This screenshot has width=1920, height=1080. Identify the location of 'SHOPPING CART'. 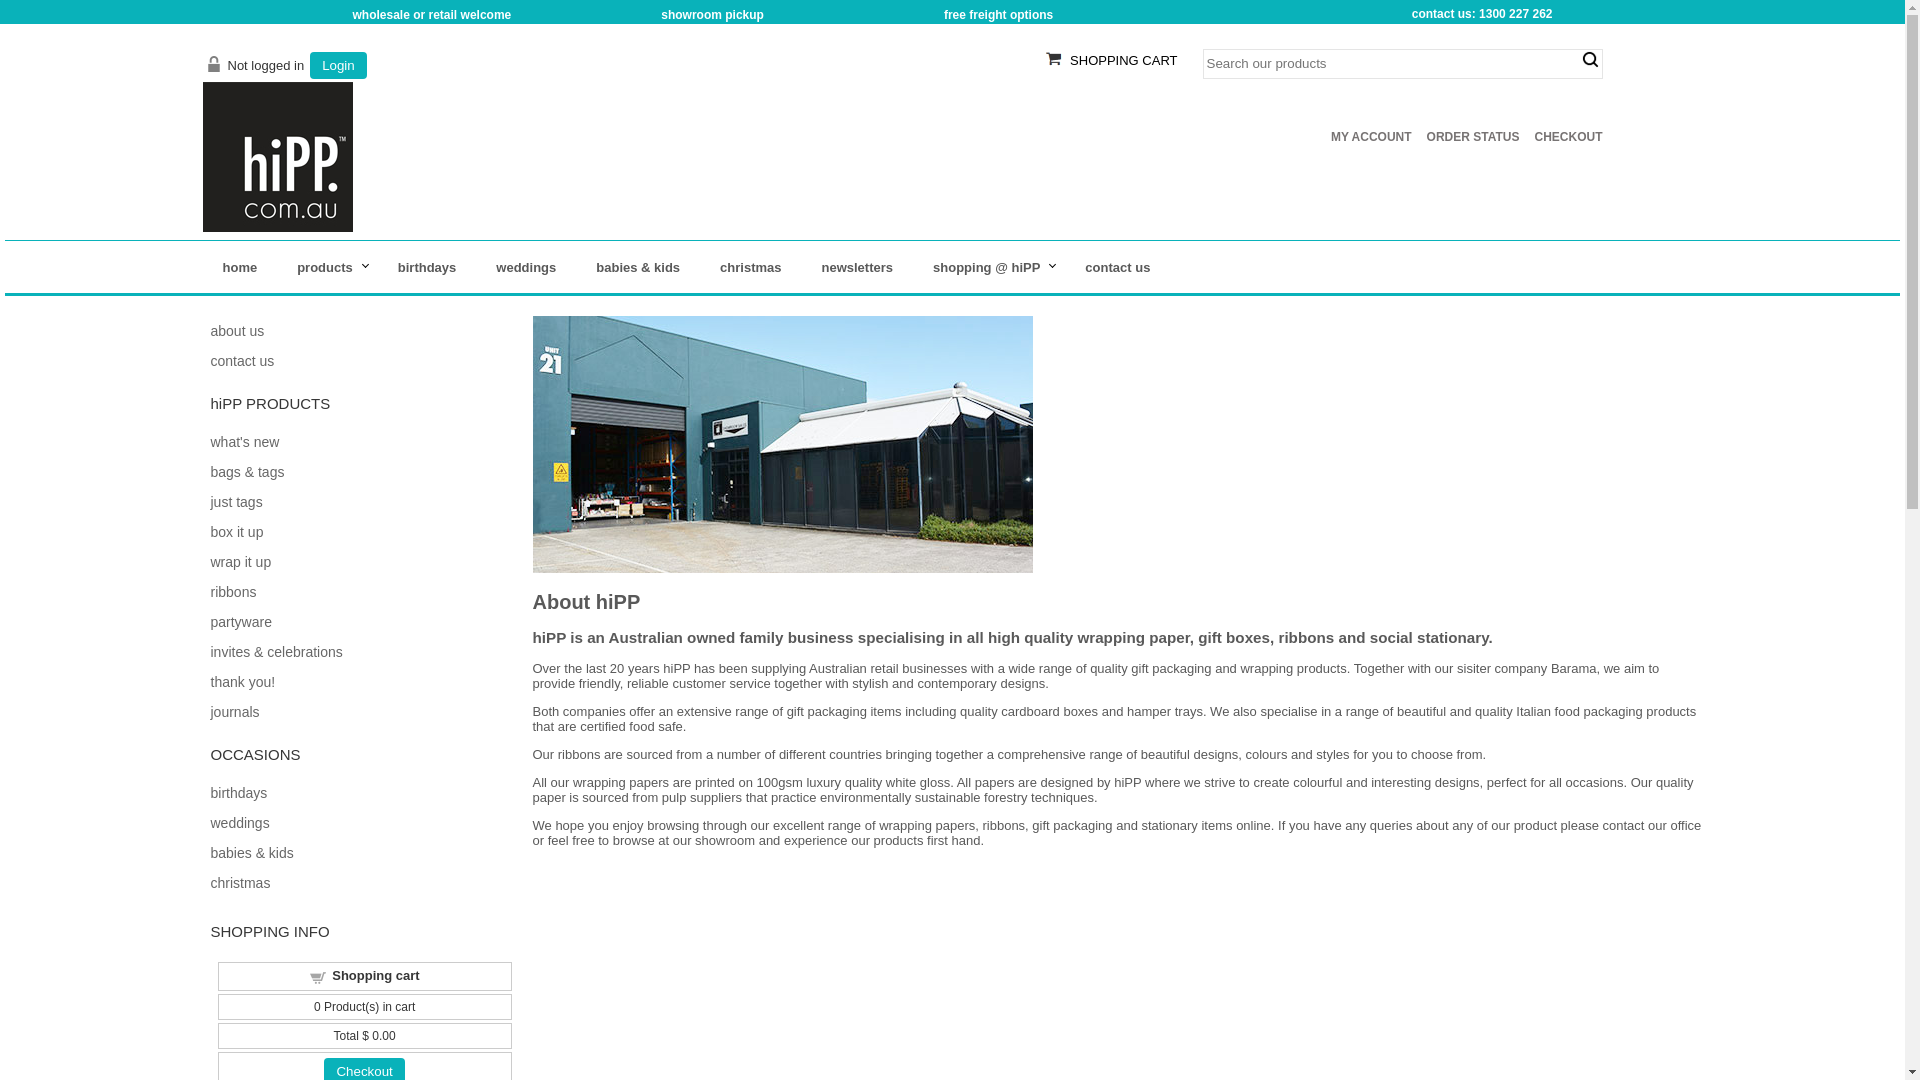
(1123, 59).